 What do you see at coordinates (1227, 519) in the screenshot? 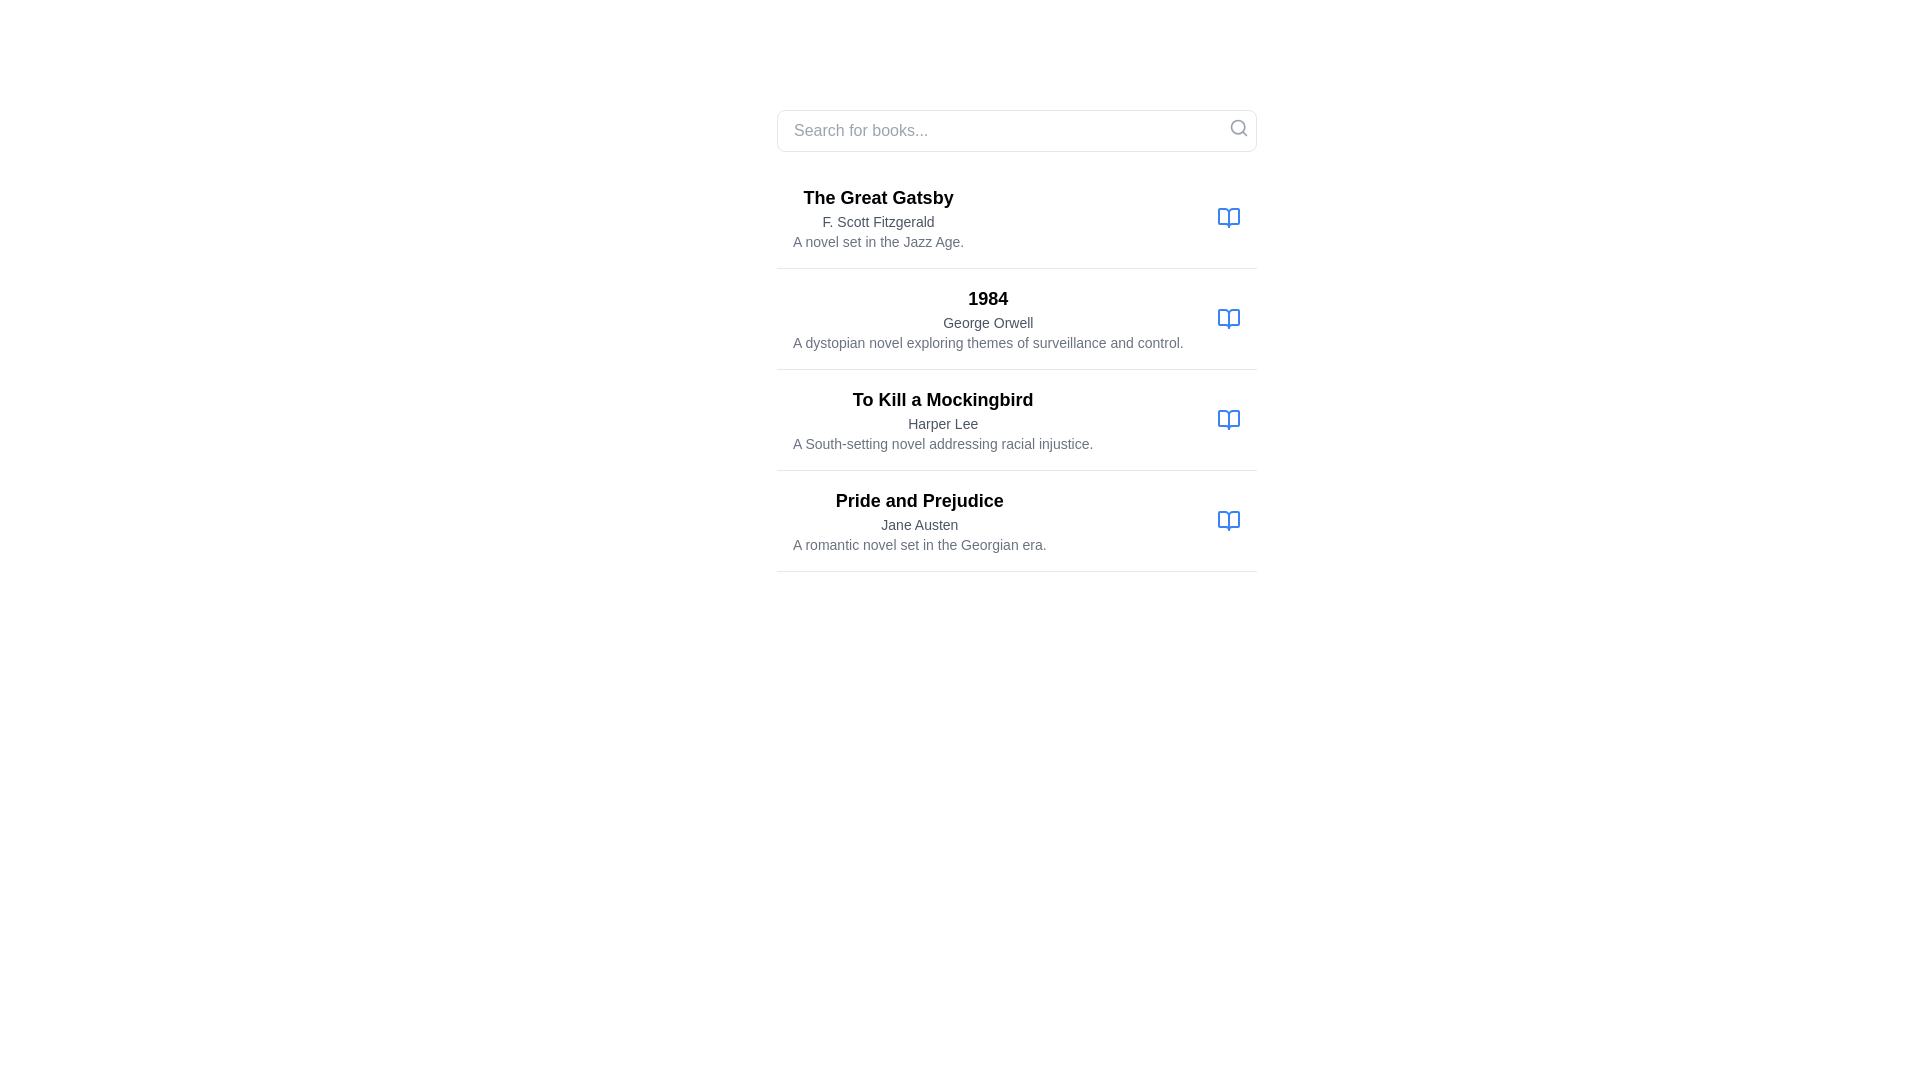
I see `the open book icon, which is visually styled with a blue tint and represents reading options, located to the right of the 'Pride and Prejudice' entry` at bounding box center [1227, 519].